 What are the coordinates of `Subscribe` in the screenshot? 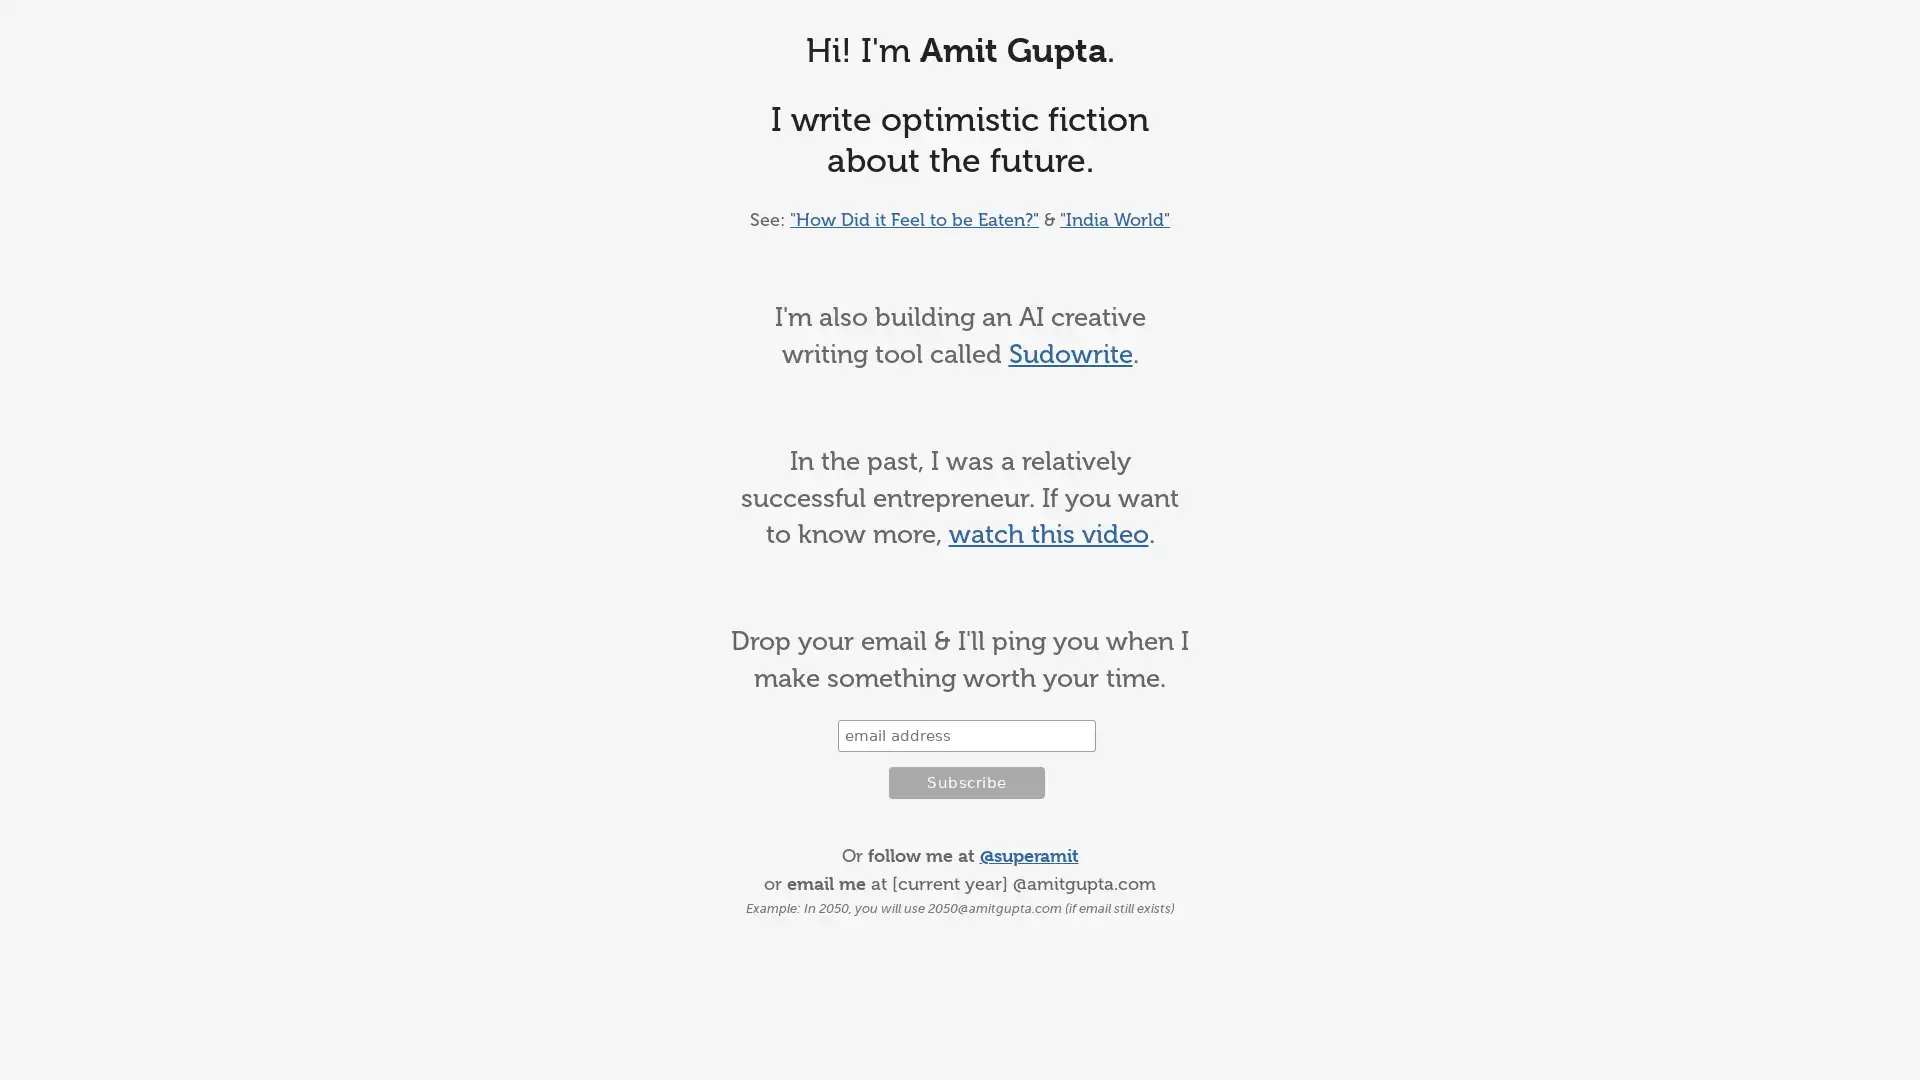 It's located at (965, 782).